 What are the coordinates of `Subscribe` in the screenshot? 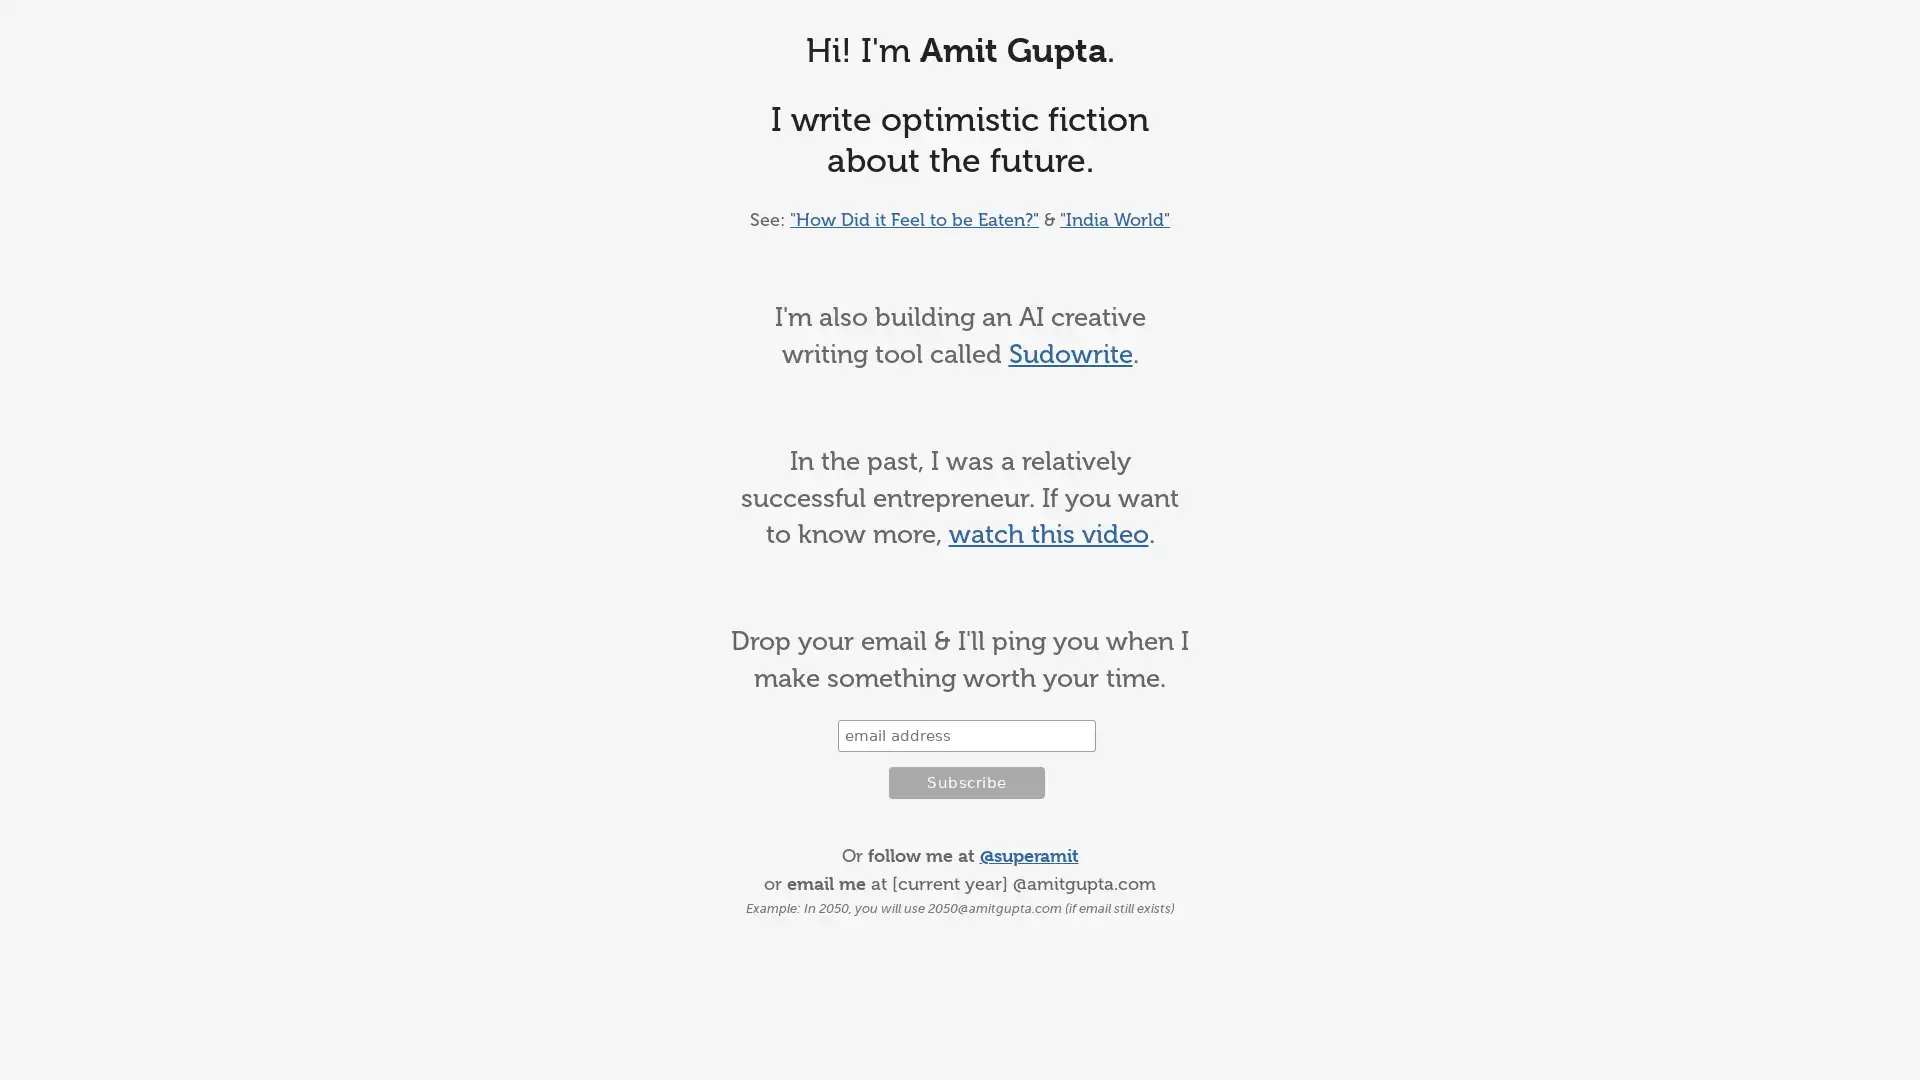 It's located at (965, 782).